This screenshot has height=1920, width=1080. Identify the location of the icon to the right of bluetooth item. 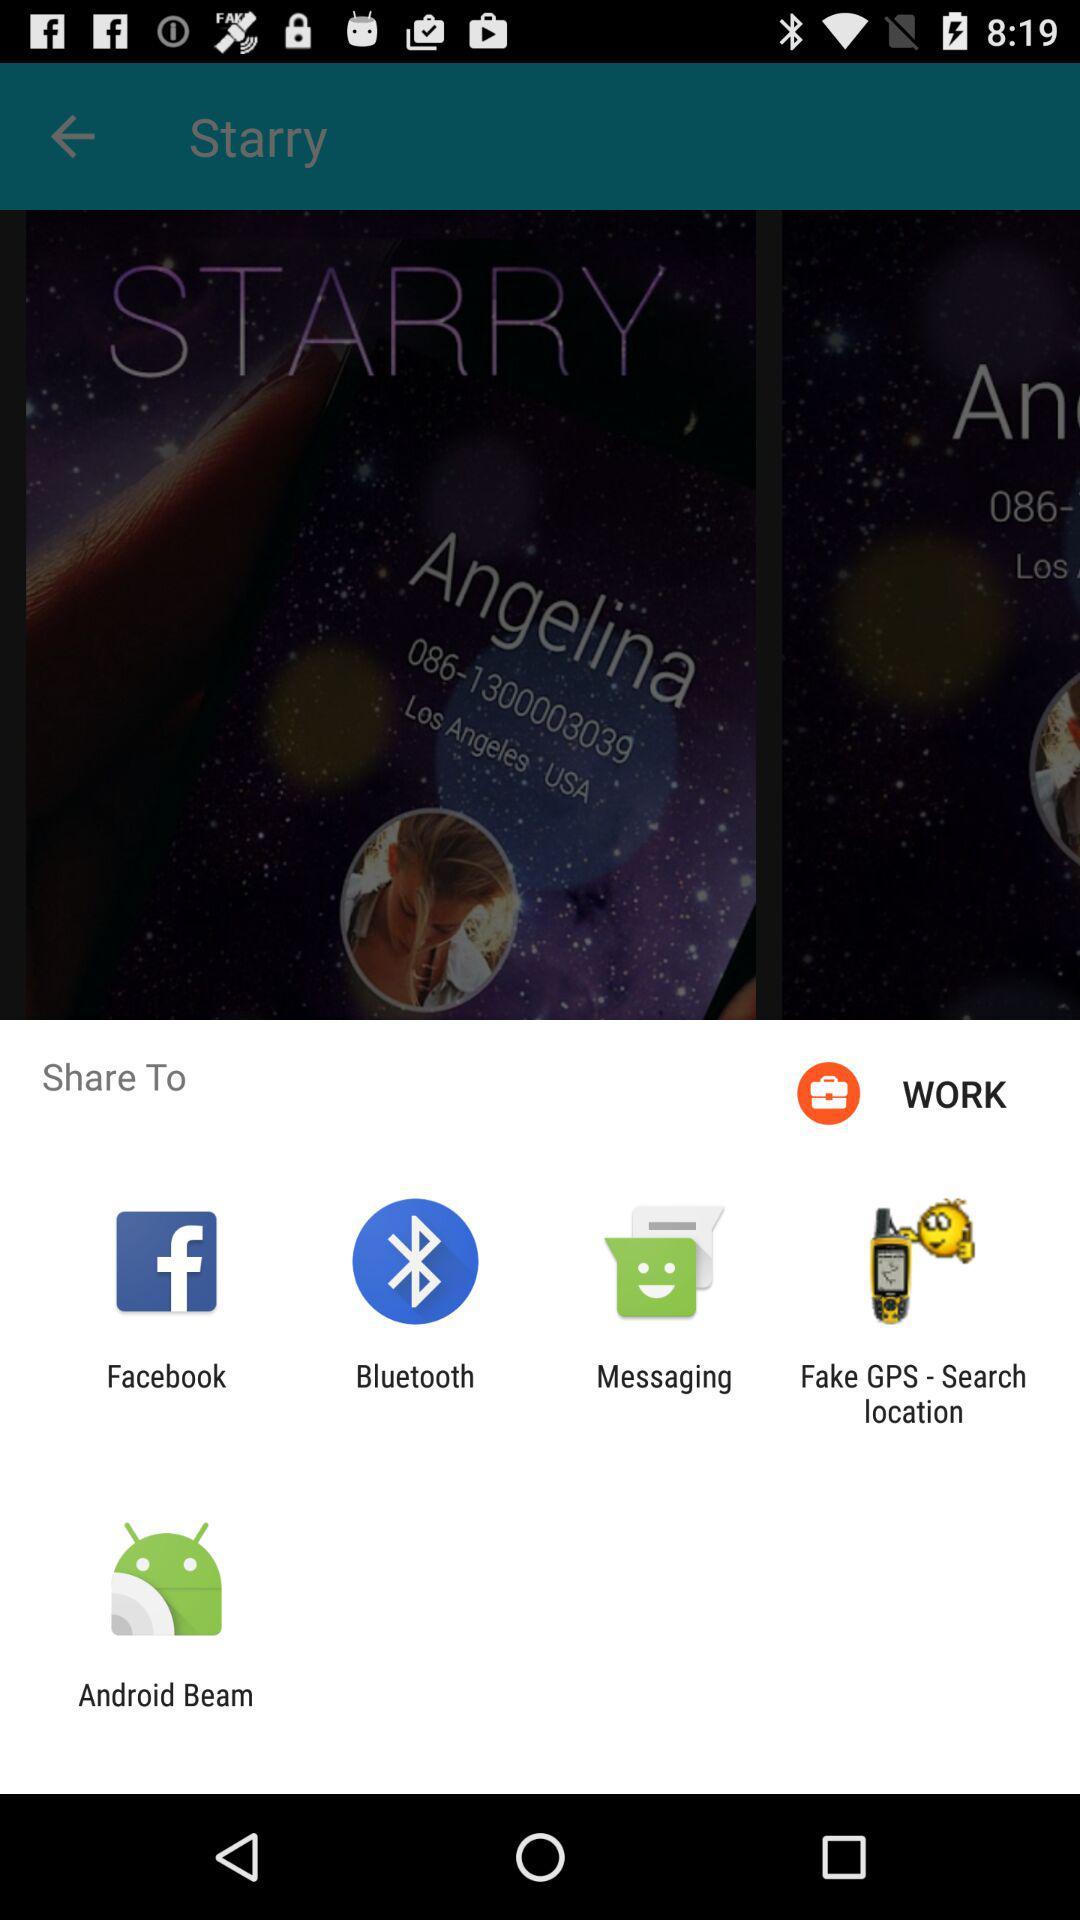
(664, 1392).